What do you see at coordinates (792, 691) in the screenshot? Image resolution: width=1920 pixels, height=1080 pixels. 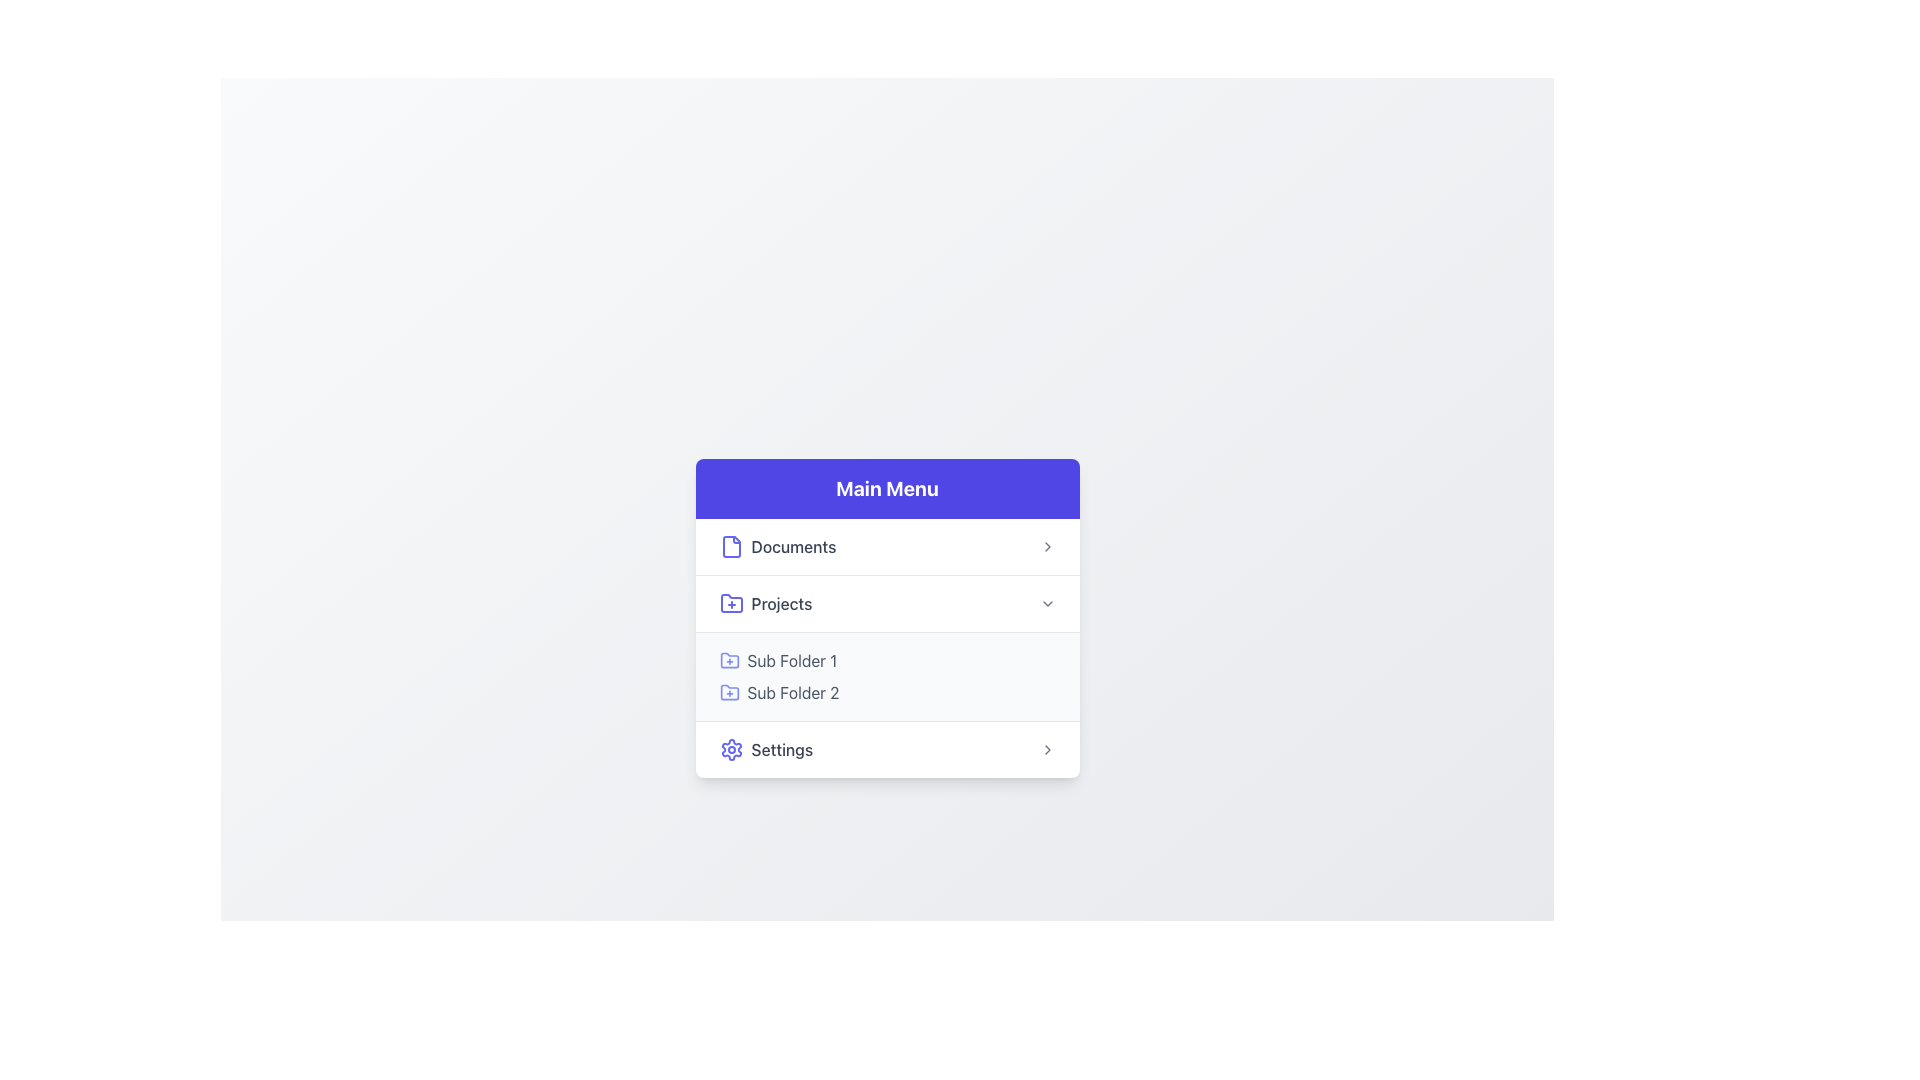 I see `the text label displaying 'Sub Folder 2' in gray color, which is a sub-item under the 'Projects' menu` at bounding box center [792, 691].